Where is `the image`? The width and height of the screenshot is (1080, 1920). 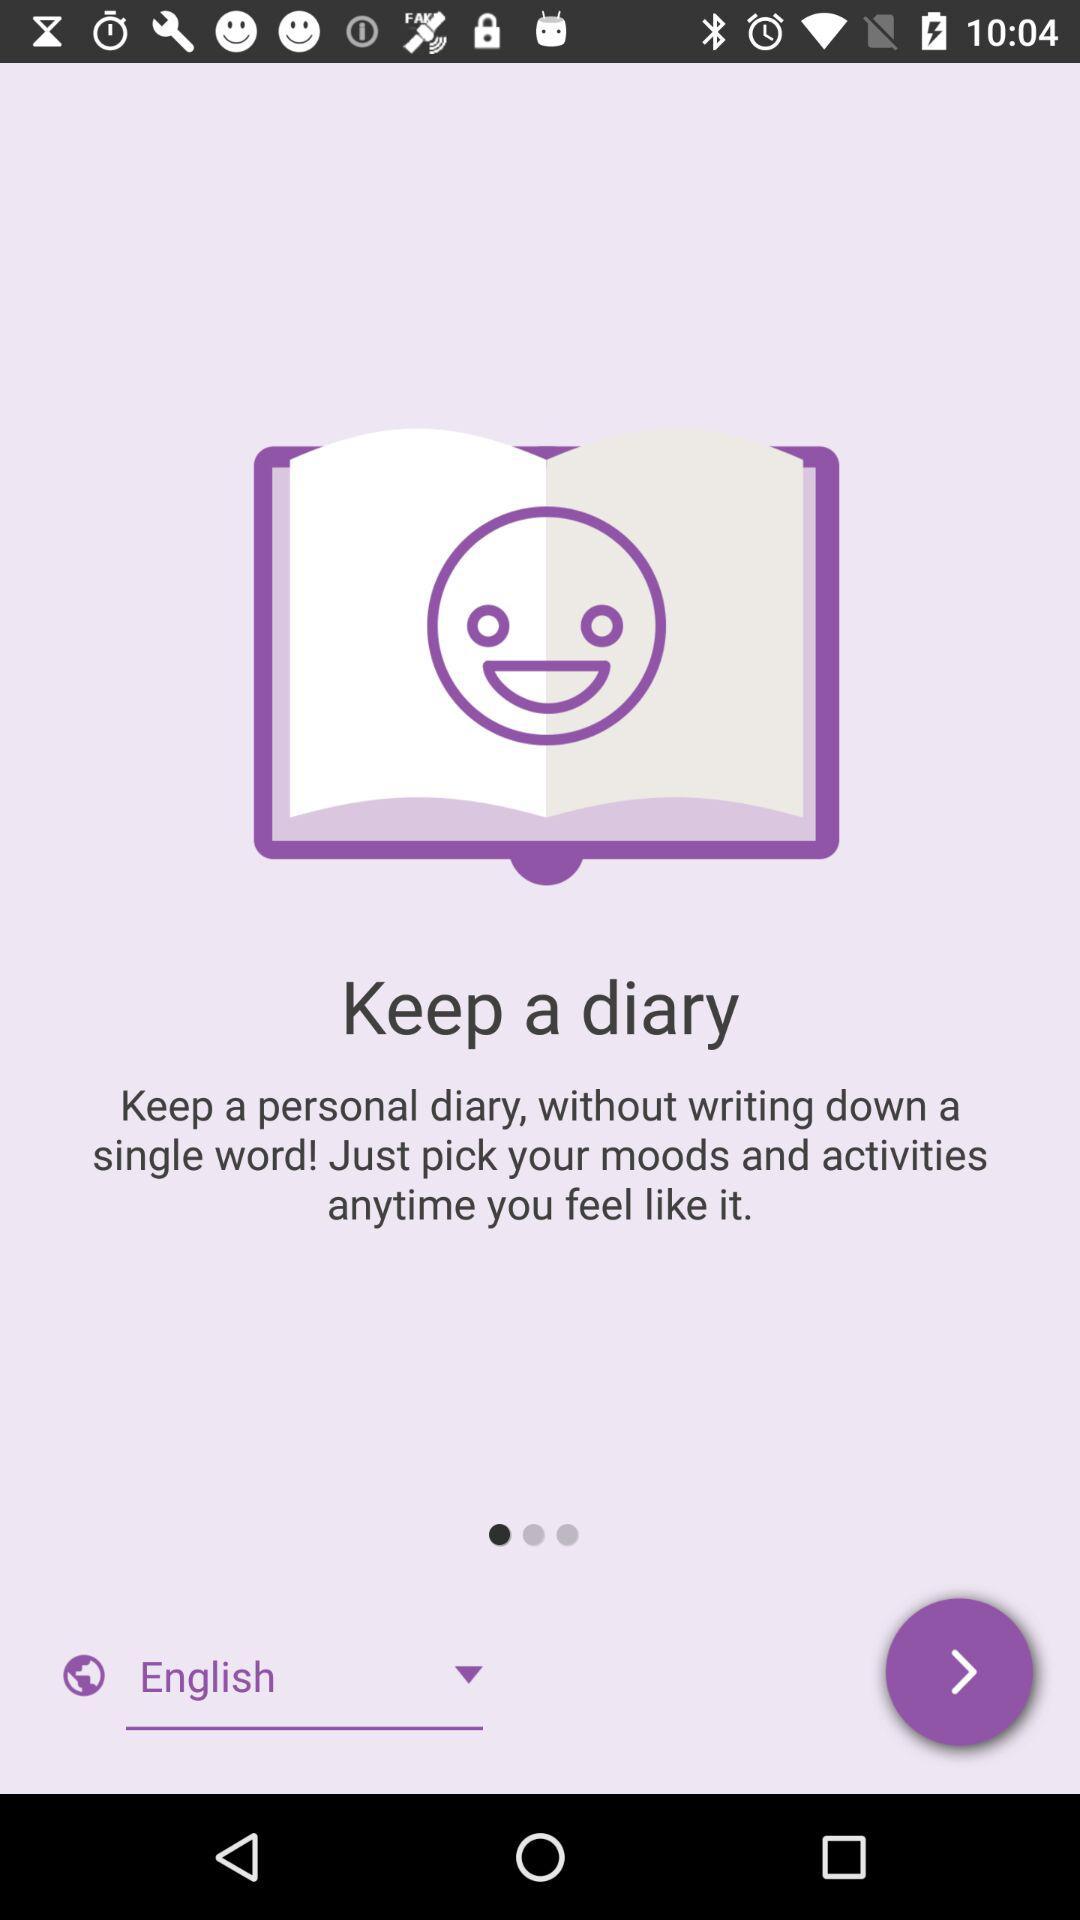 the image is located at coordinates (83, 1675).